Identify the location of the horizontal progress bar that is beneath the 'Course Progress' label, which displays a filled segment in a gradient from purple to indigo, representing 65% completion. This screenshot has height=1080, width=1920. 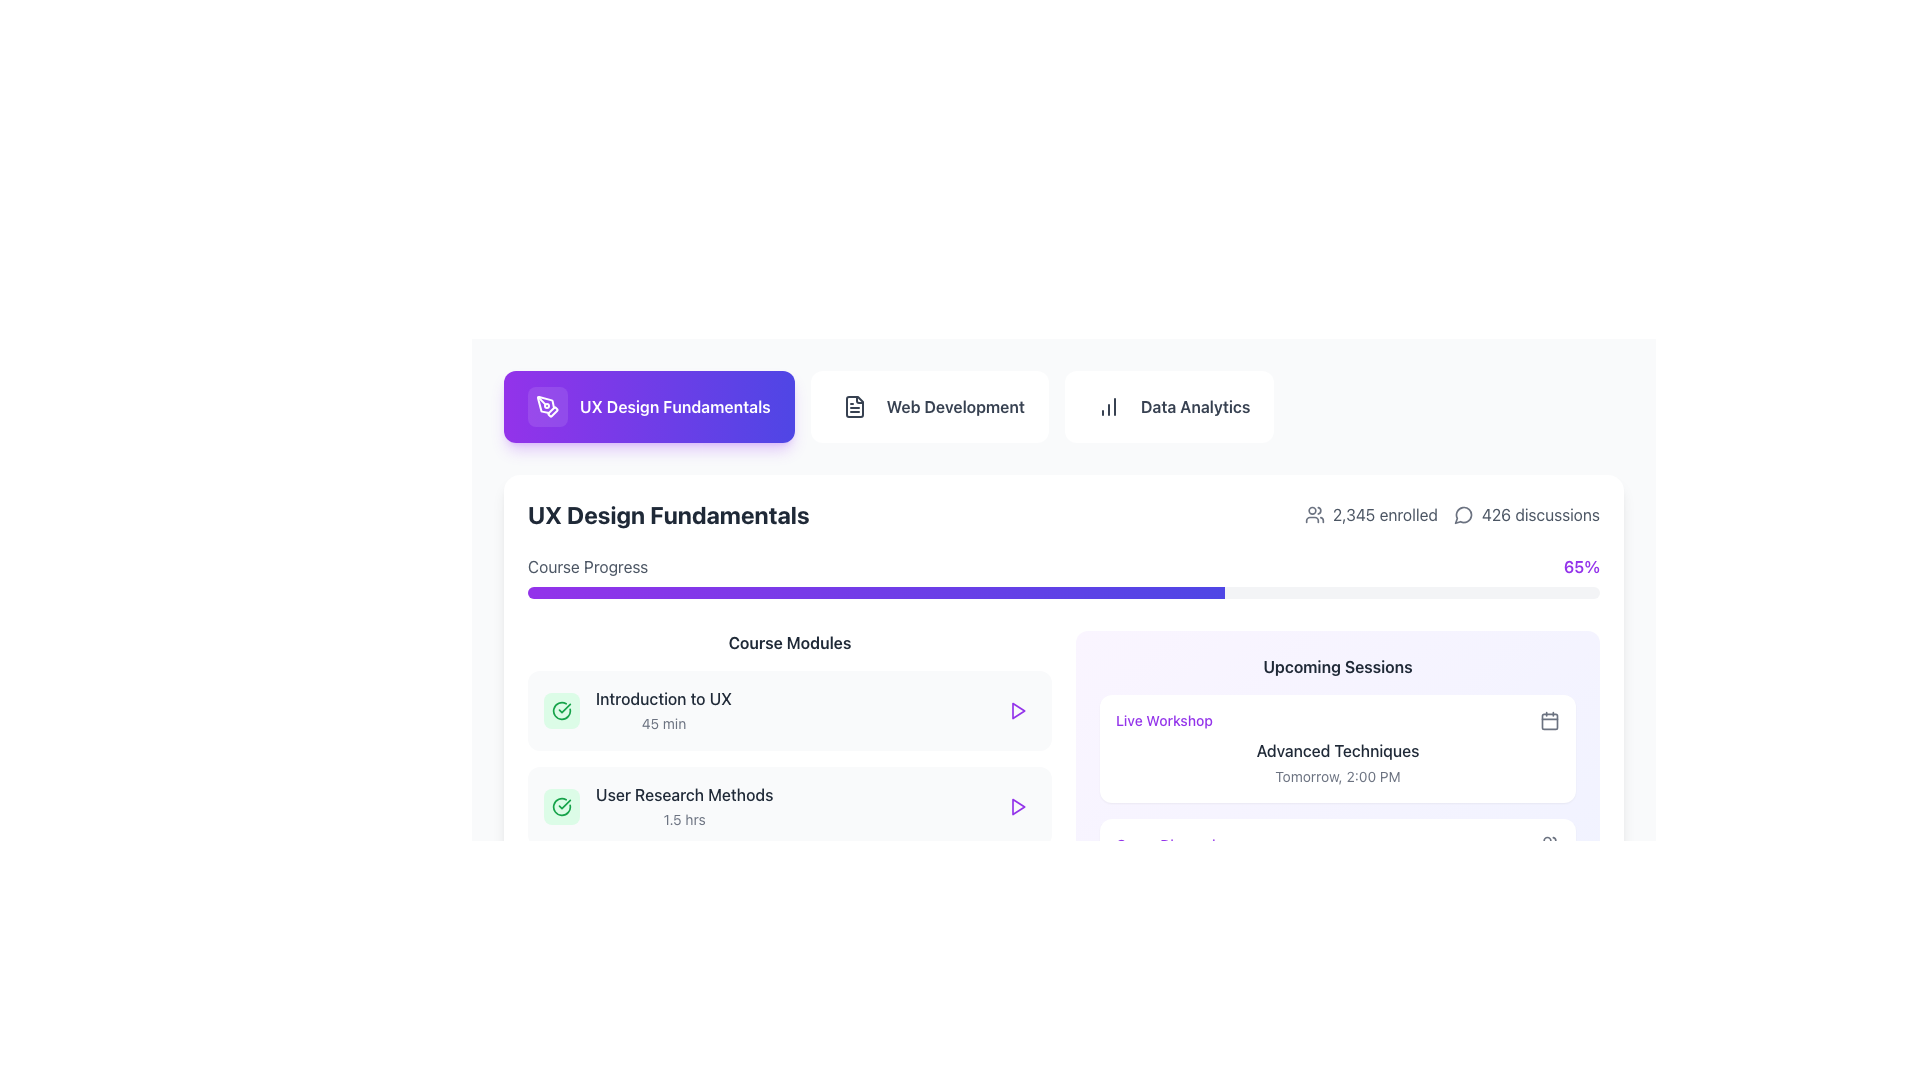
(1063, 592).